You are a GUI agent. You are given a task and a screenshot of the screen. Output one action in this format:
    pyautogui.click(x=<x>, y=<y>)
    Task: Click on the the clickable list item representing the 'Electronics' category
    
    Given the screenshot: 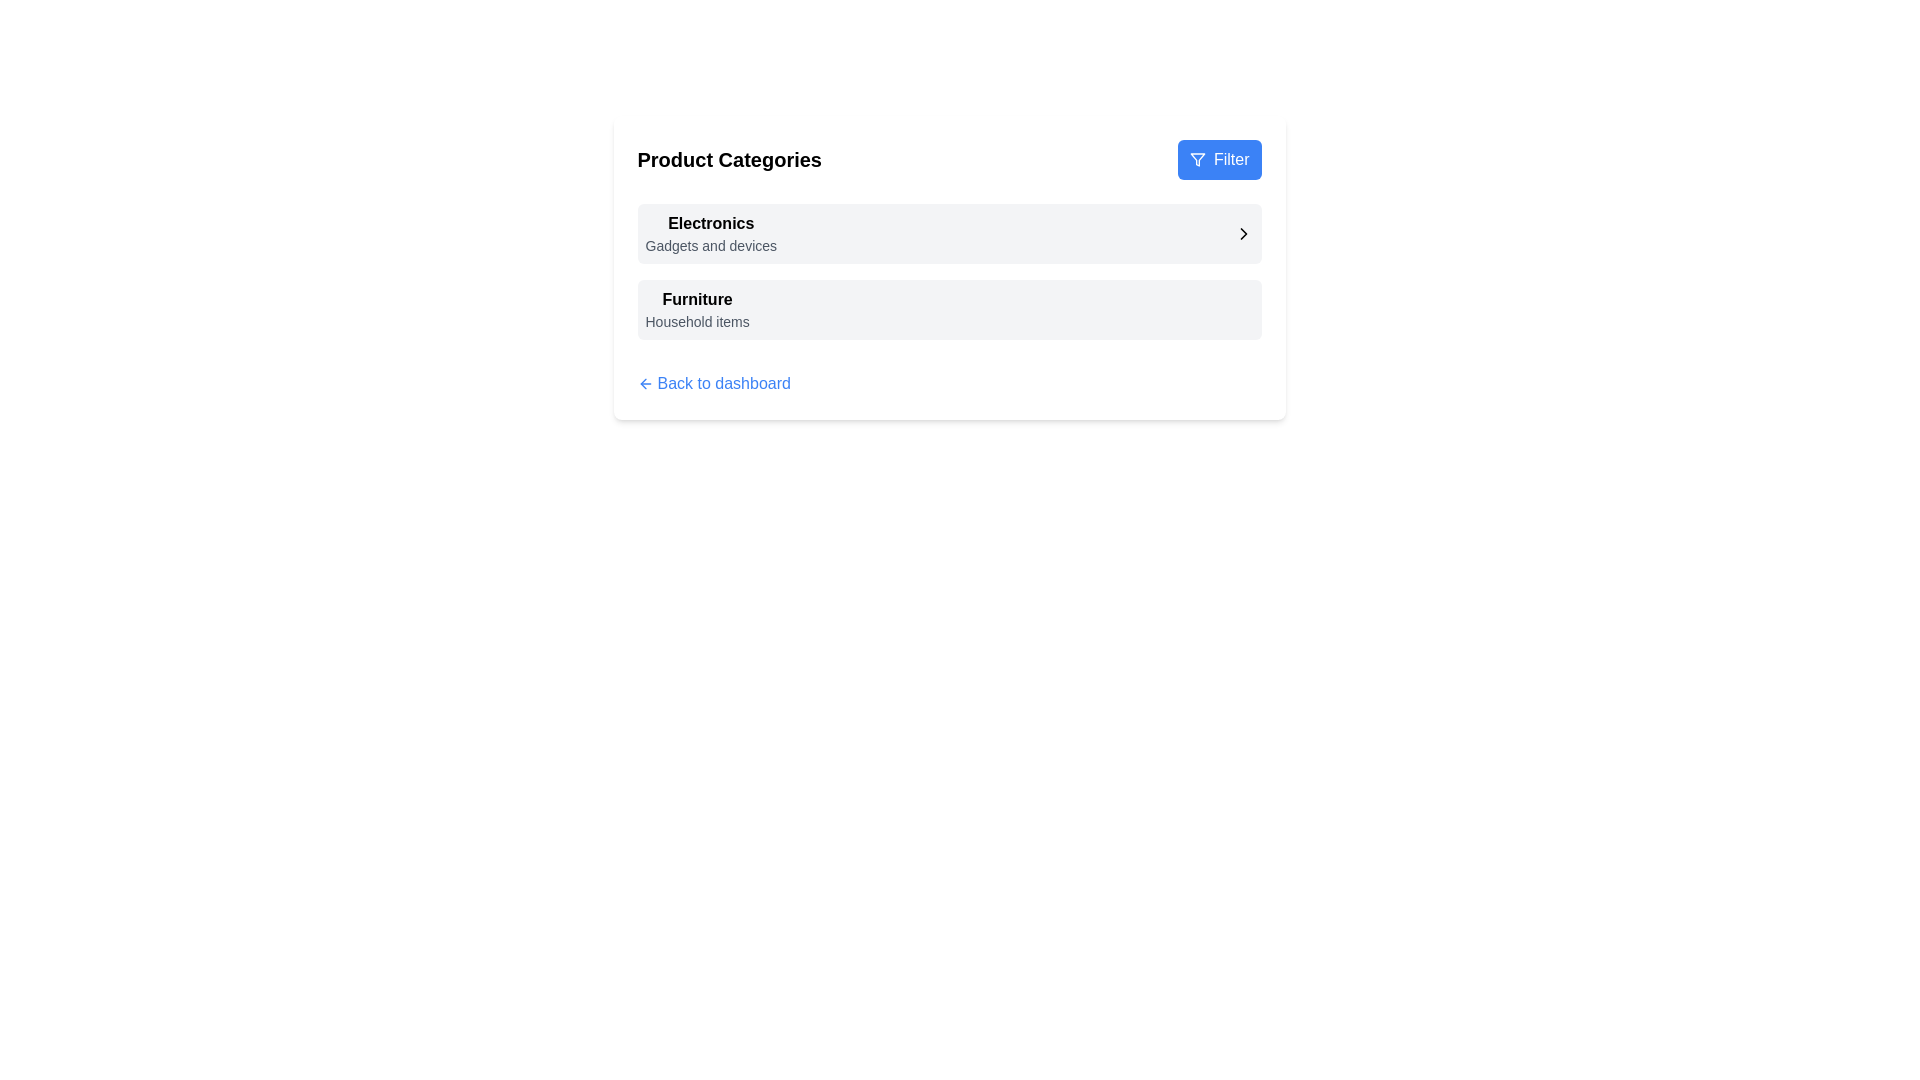 What is the action you would take?
    pyautogui.click(x=948, y=233)
    